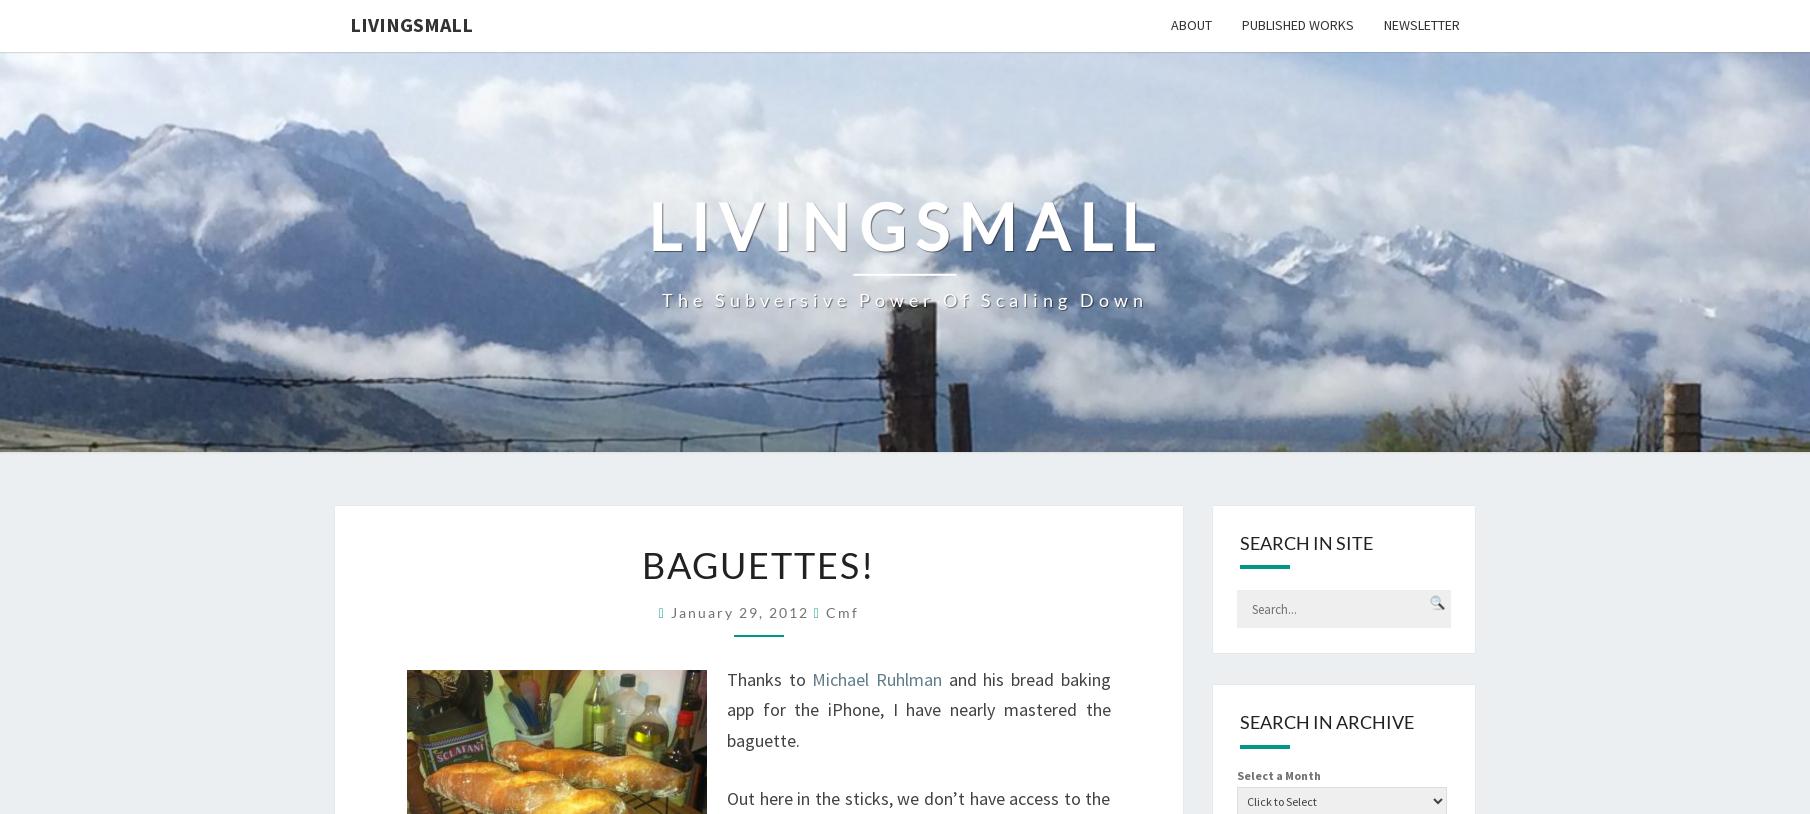  What do you see at coordinates (769, 678) in the screenshot?
I see `'Thanks to'` at bounding box center [769, 678].